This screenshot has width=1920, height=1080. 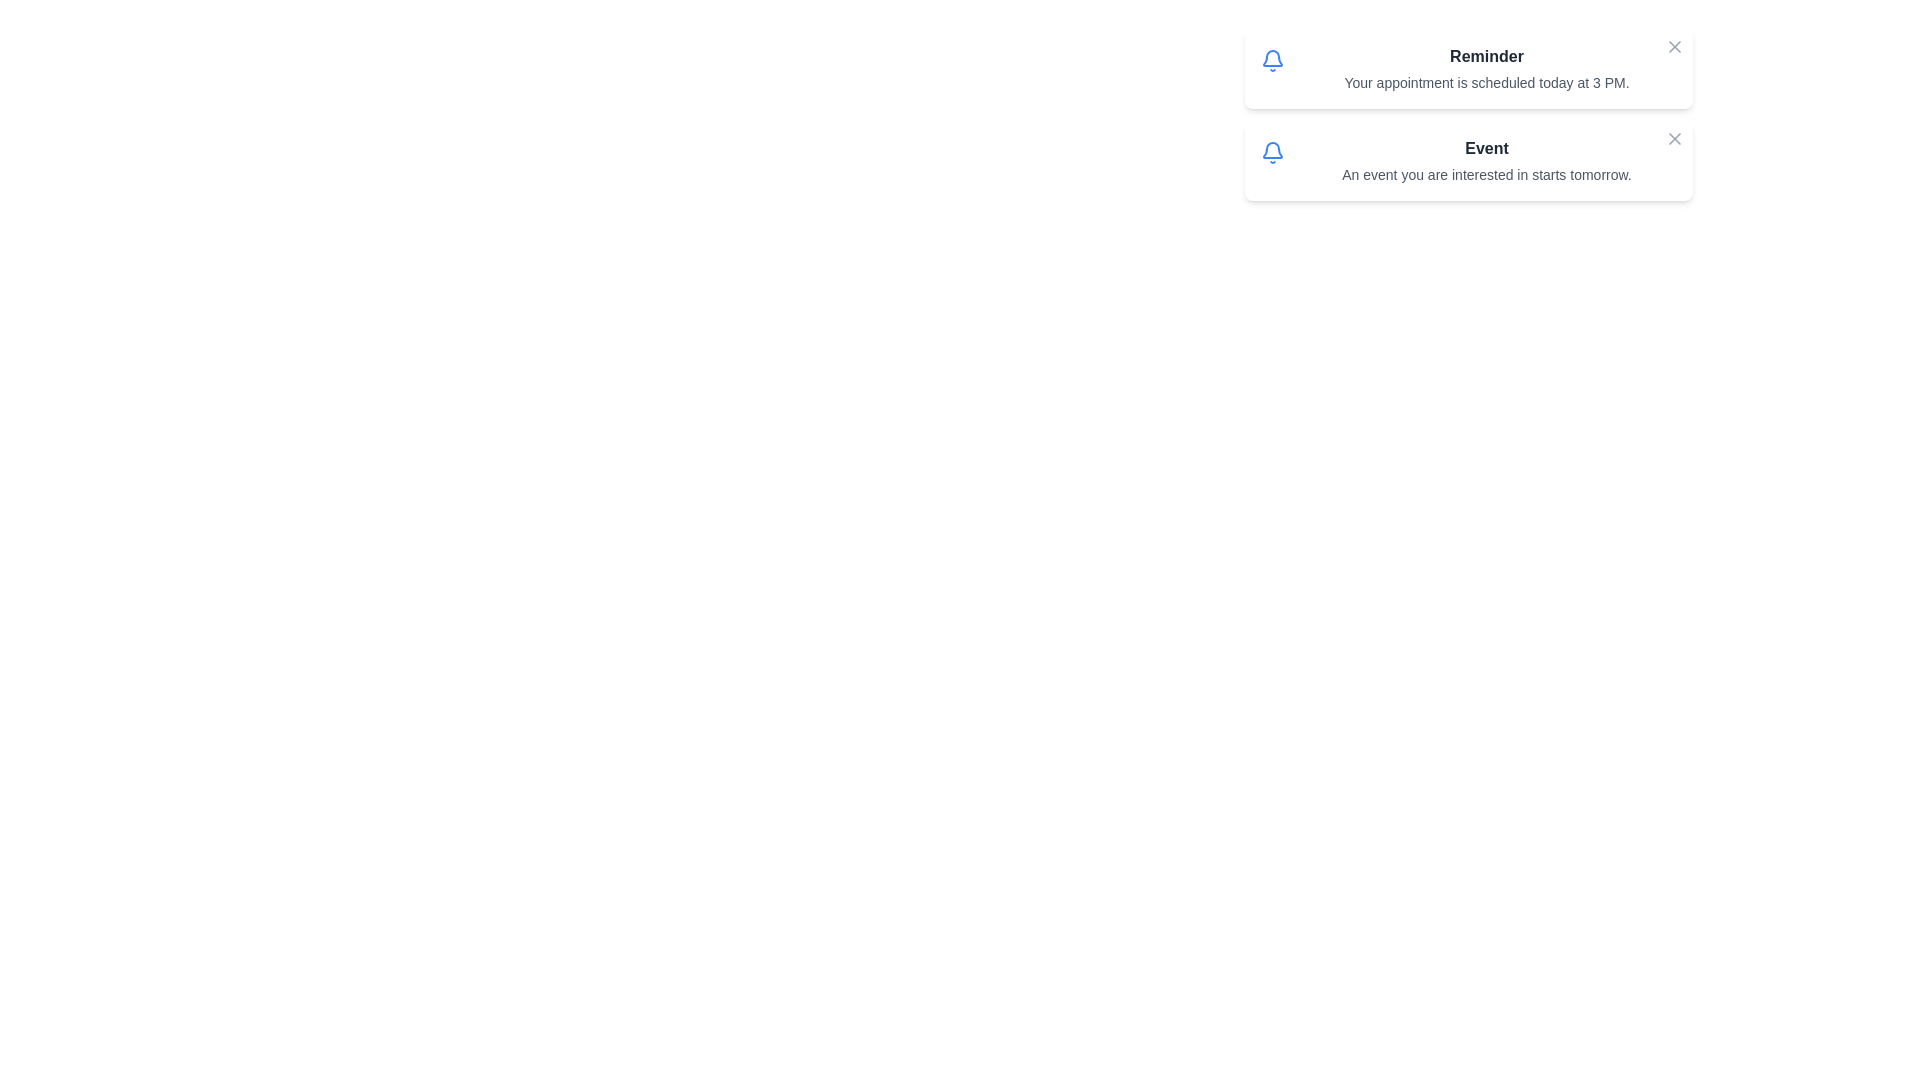 What do you see at coordinates (1487, 56) in the screenshot?
I see `text label displaying 'Reminder' which is a bold dark gray font located at the top of the notification card` at bounding box center [1487, 56].